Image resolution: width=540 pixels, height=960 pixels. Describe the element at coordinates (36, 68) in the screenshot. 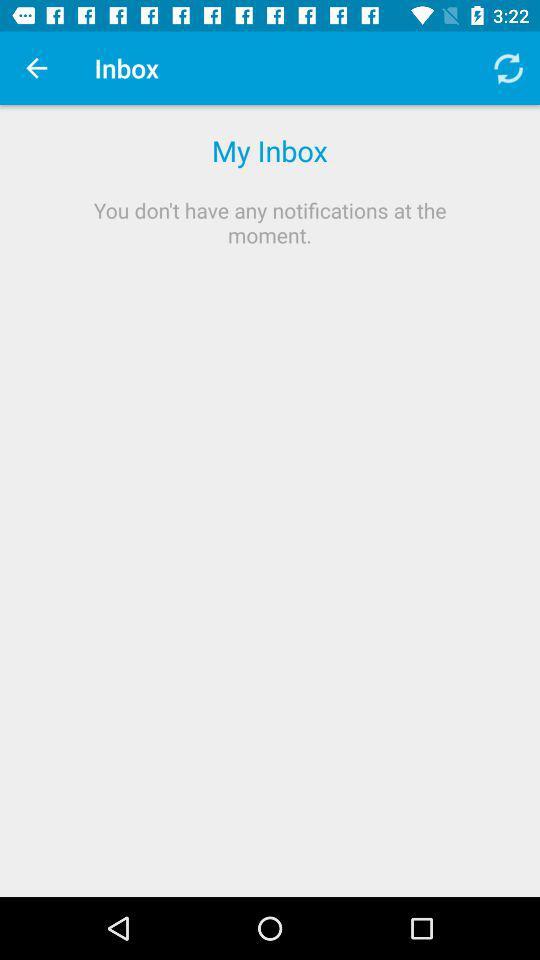

I see `icon above the you don t icon` at that location.